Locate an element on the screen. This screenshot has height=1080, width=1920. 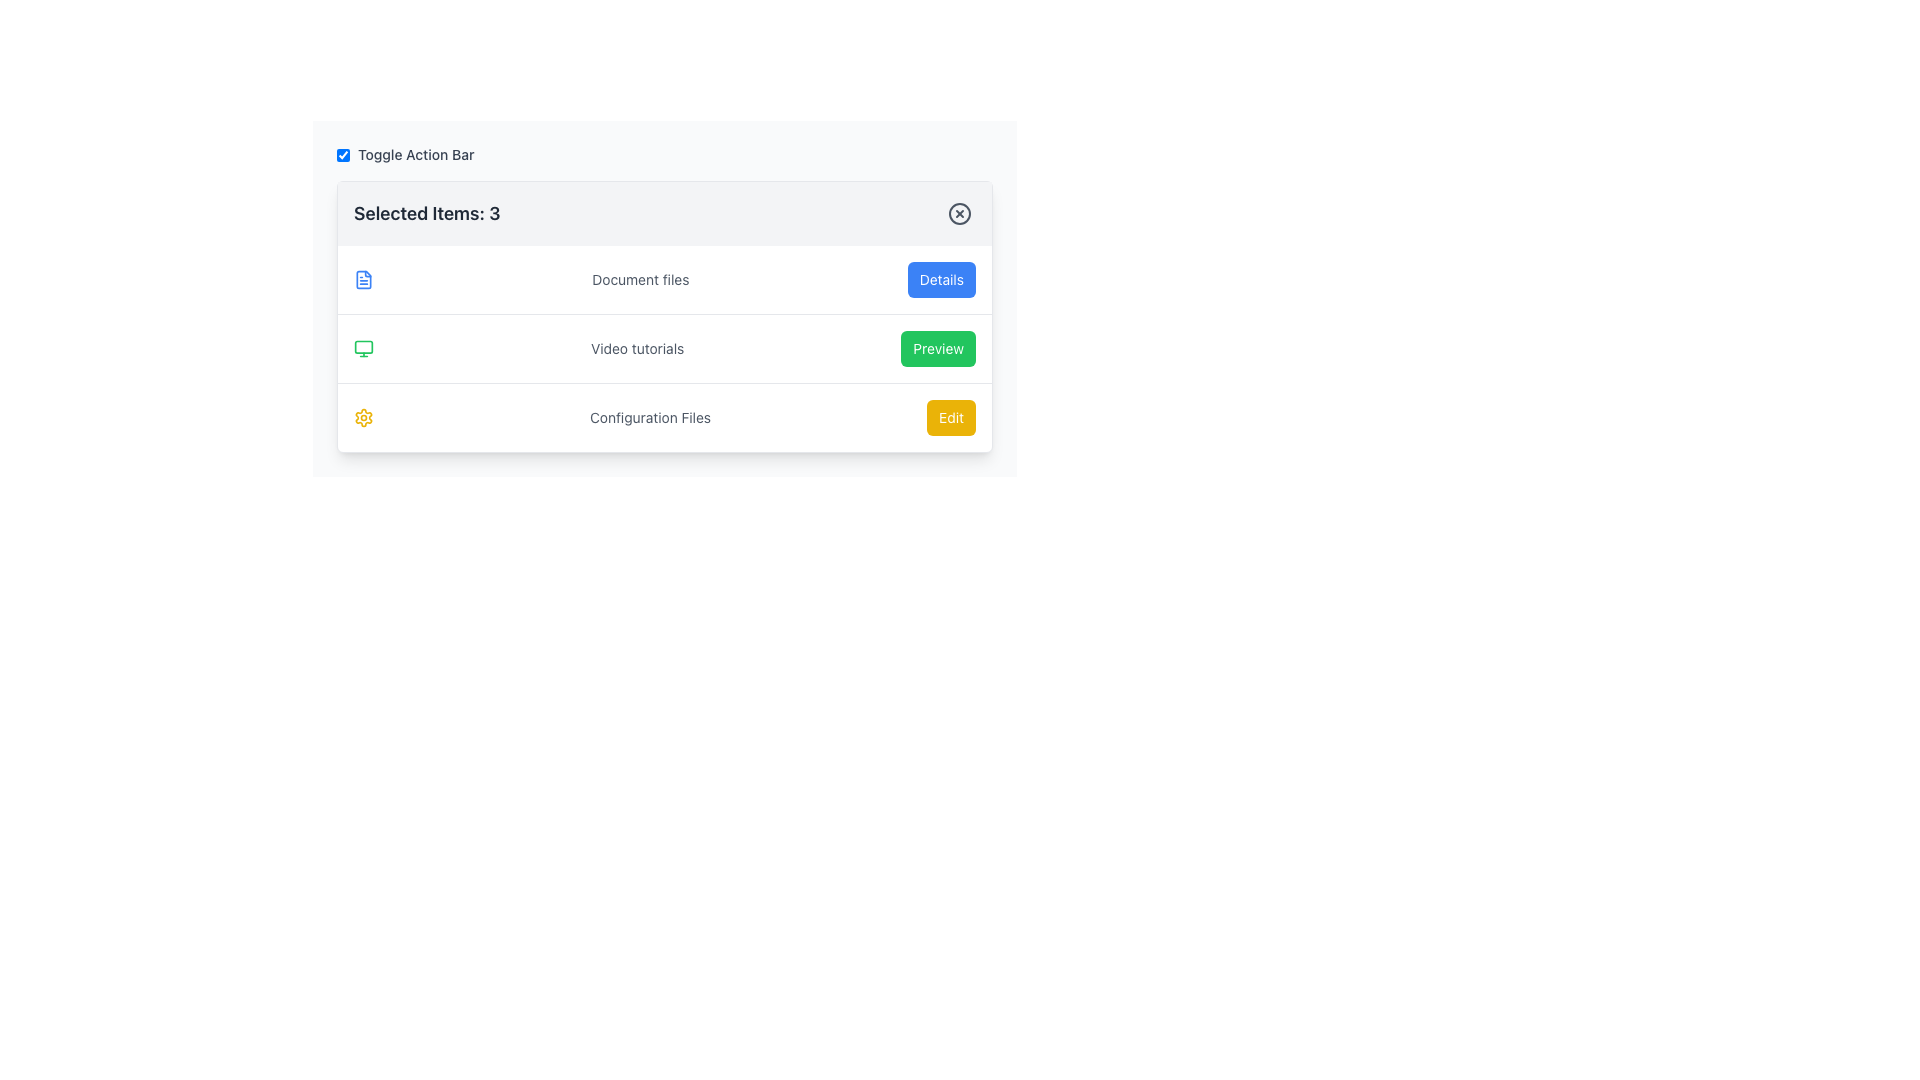
the 'Video tutorials' icon located in the second row of the list, positioned to the left of the text label 'Video tutorials' is located at coordinates (364, 347).